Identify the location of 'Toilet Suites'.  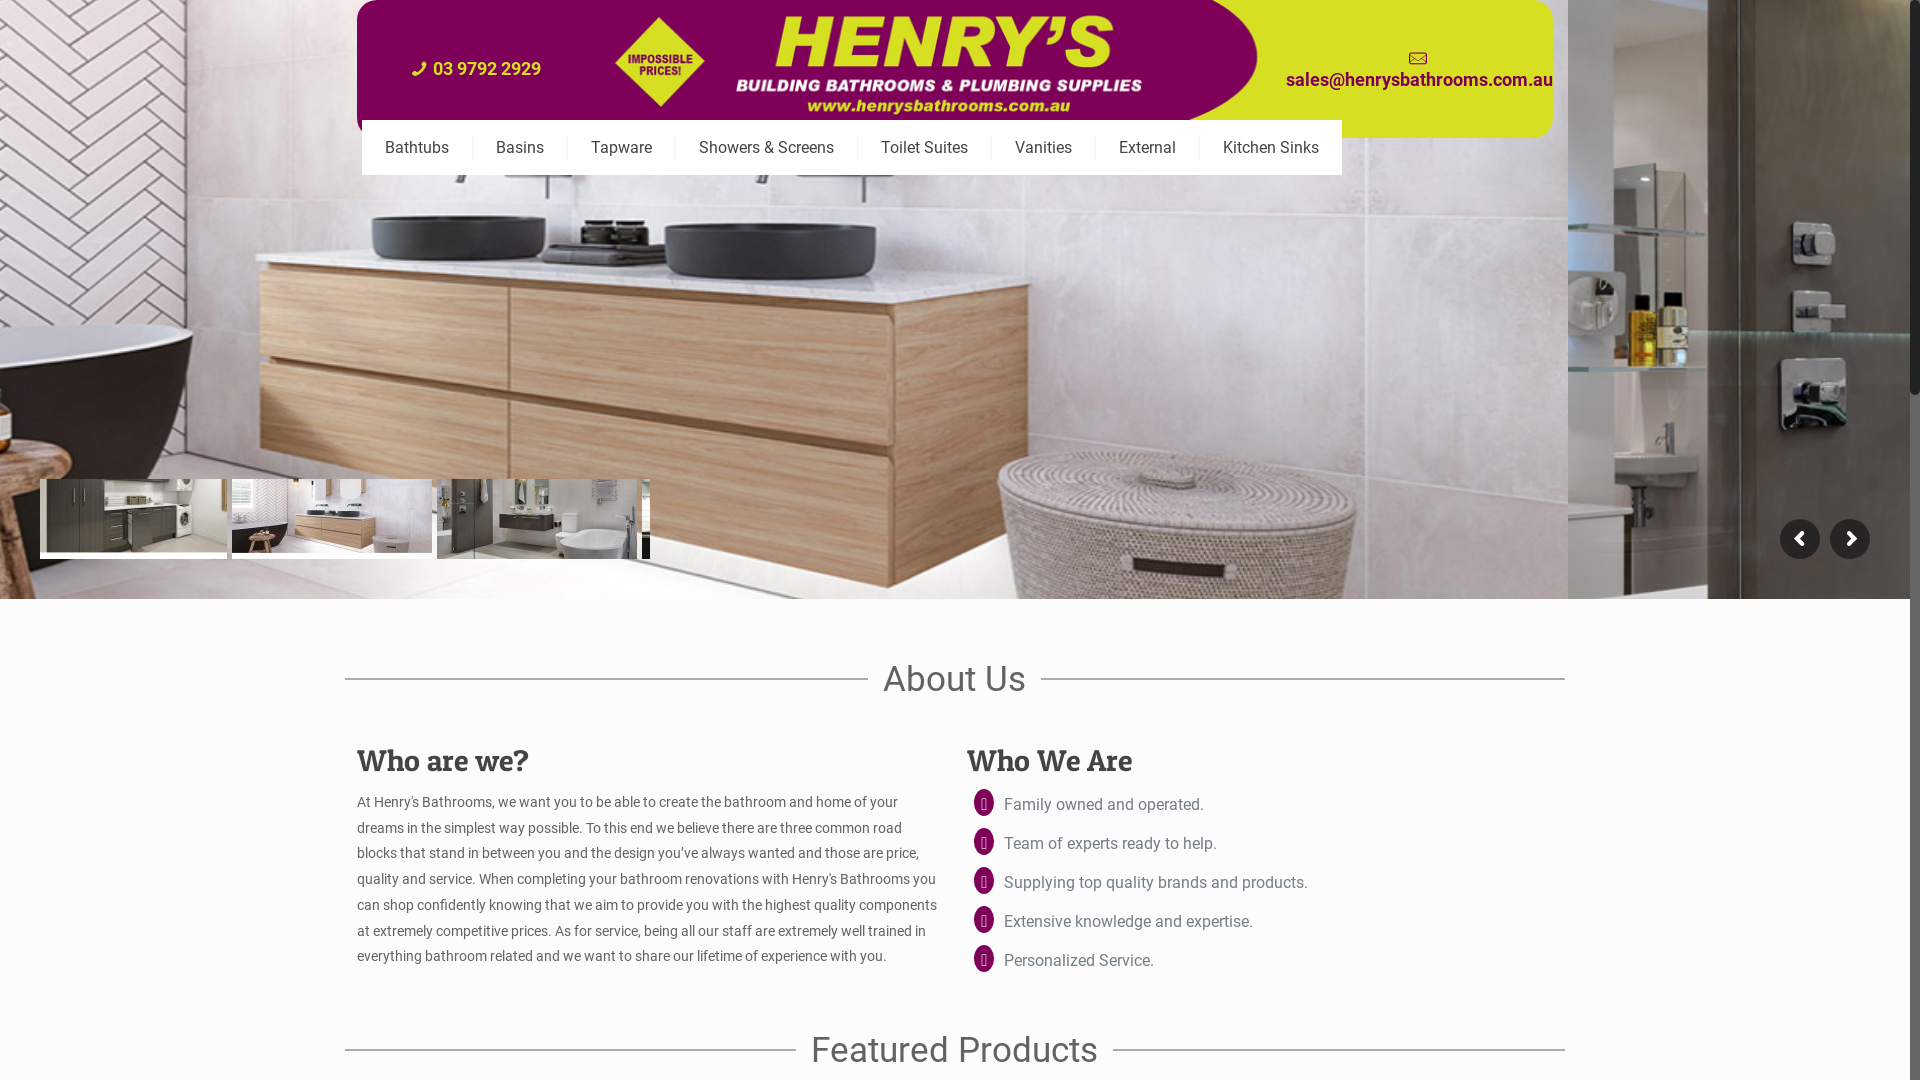
(924, 146).